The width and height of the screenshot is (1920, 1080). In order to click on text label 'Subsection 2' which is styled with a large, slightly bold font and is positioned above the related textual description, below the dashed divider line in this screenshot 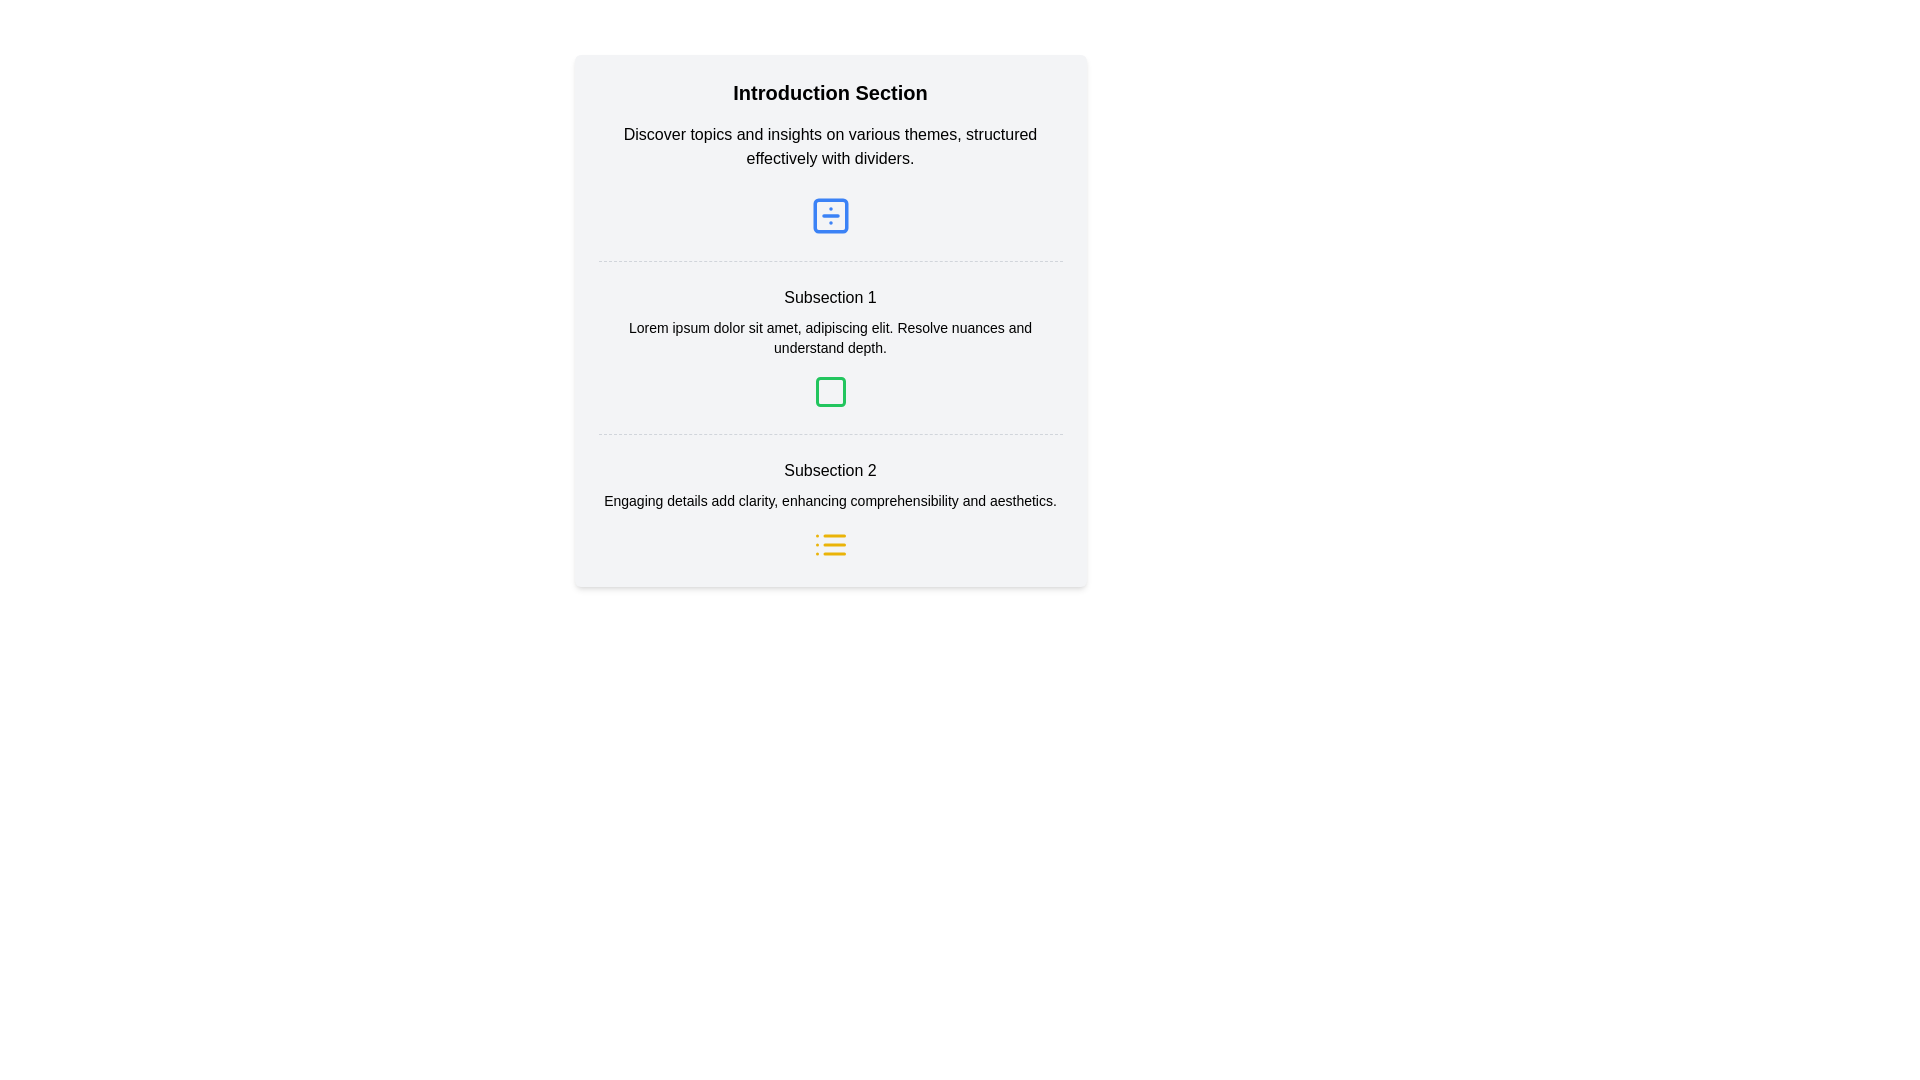, I will do `click(830, 470)`.